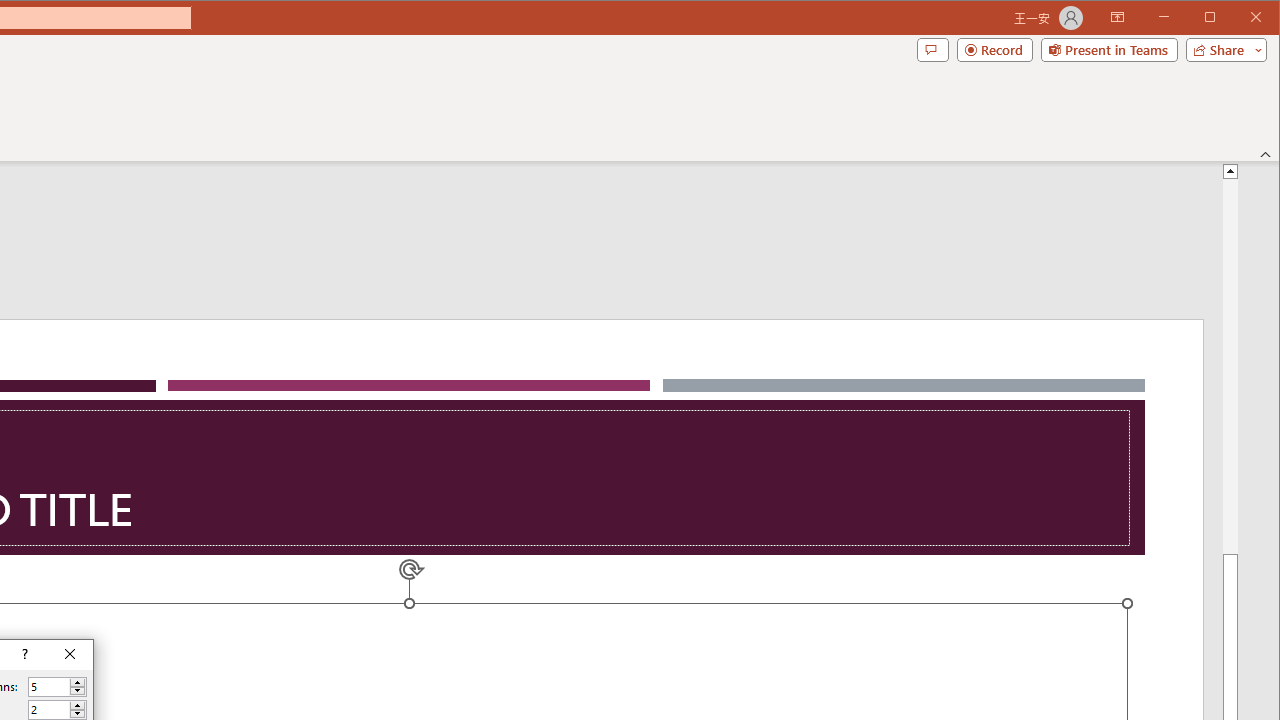 The image size is (1280, 720). What do you see at coordinates (57, 708) in the screenshot?
I see `'Number of rows'` at bounding box center [57, 708].